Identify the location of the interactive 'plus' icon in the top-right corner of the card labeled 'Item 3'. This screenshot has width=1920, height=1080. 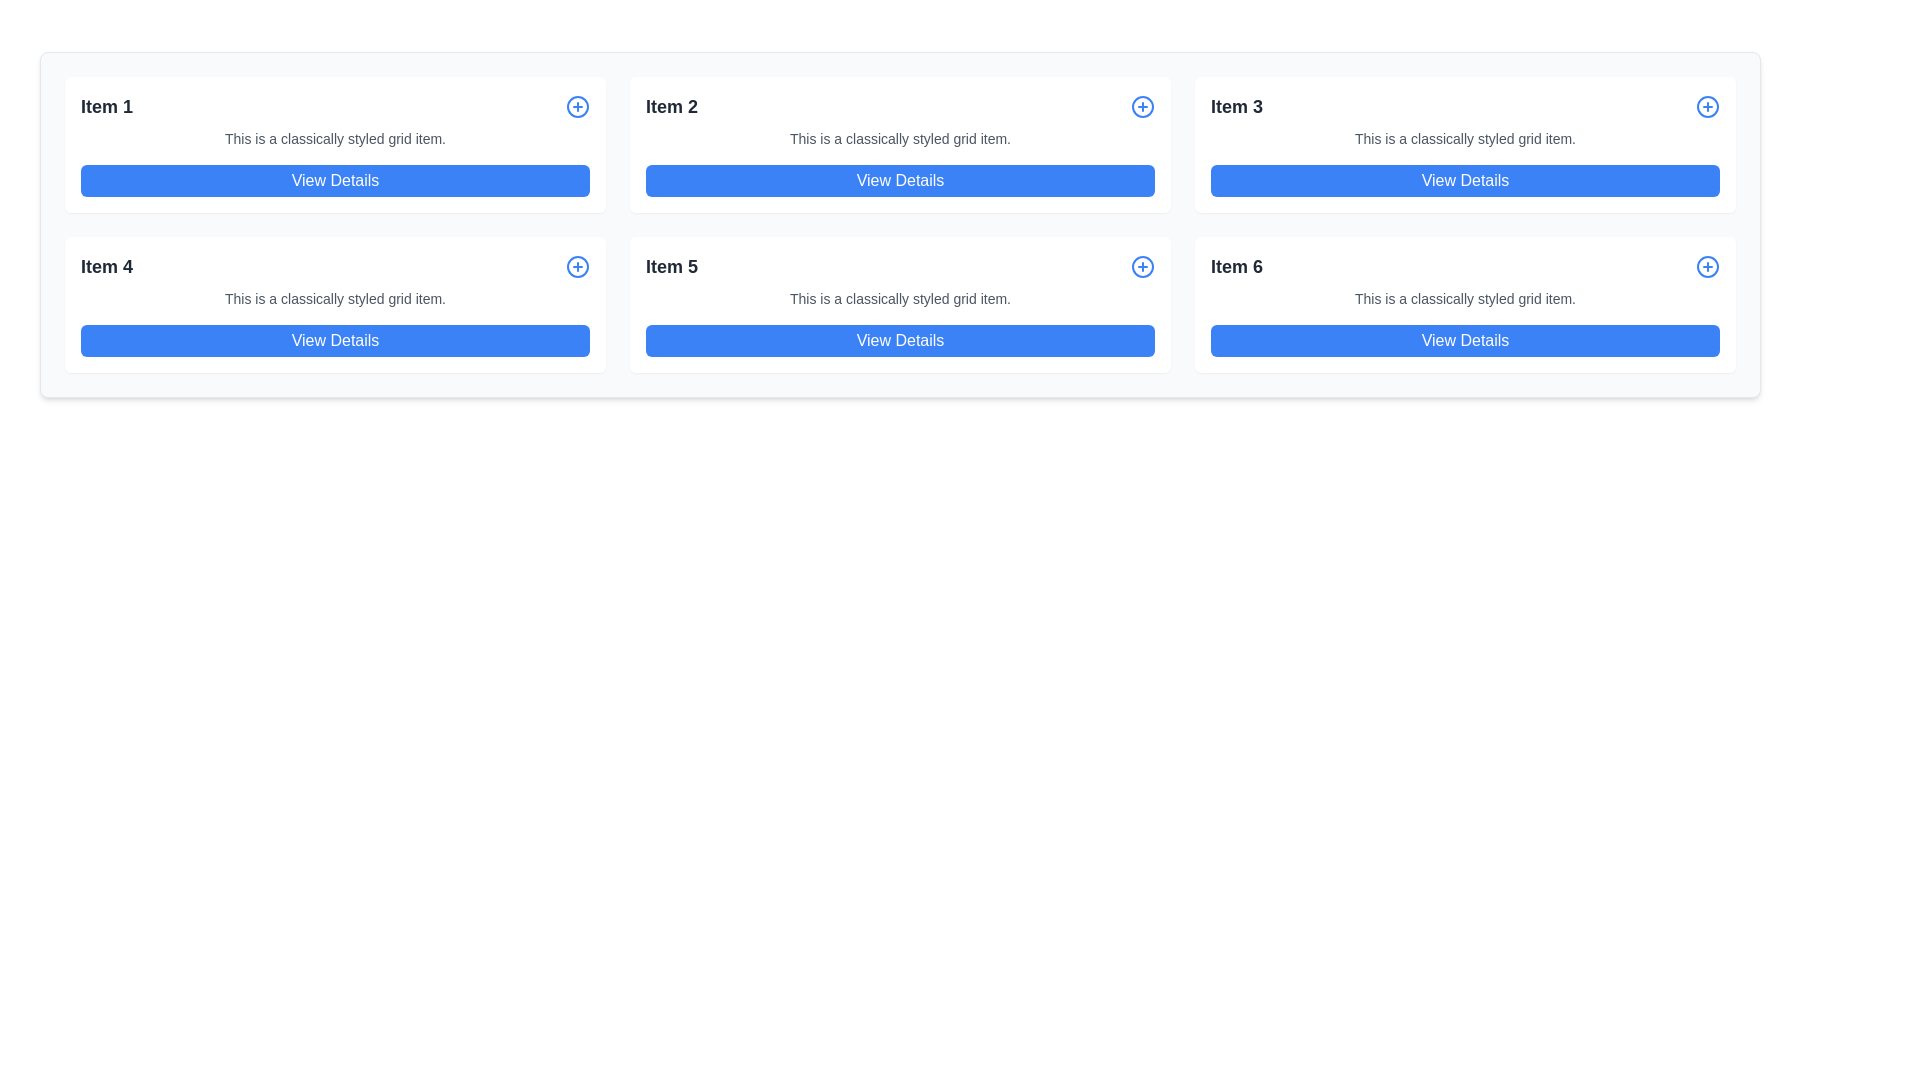
(1707, 107).